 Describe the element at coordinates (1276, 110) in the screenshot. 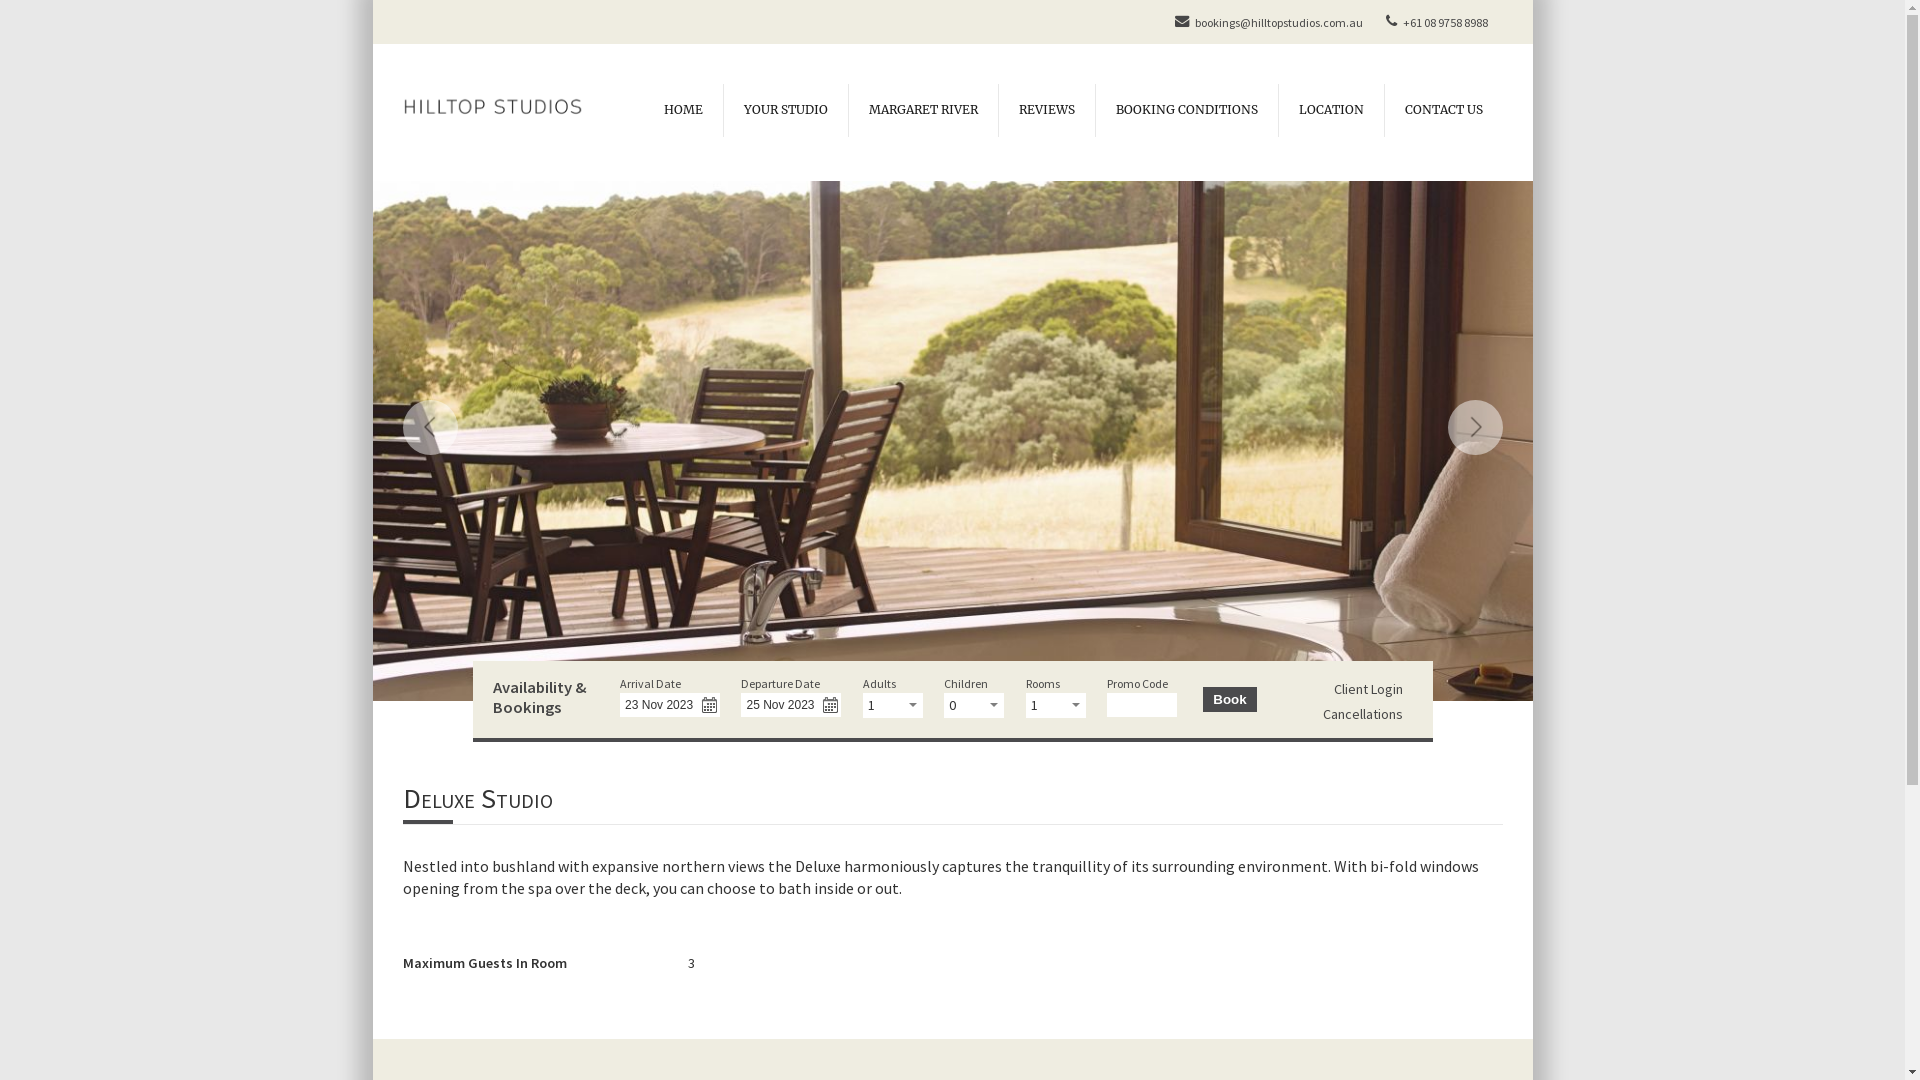

I see `'LOCATION'` at that location.